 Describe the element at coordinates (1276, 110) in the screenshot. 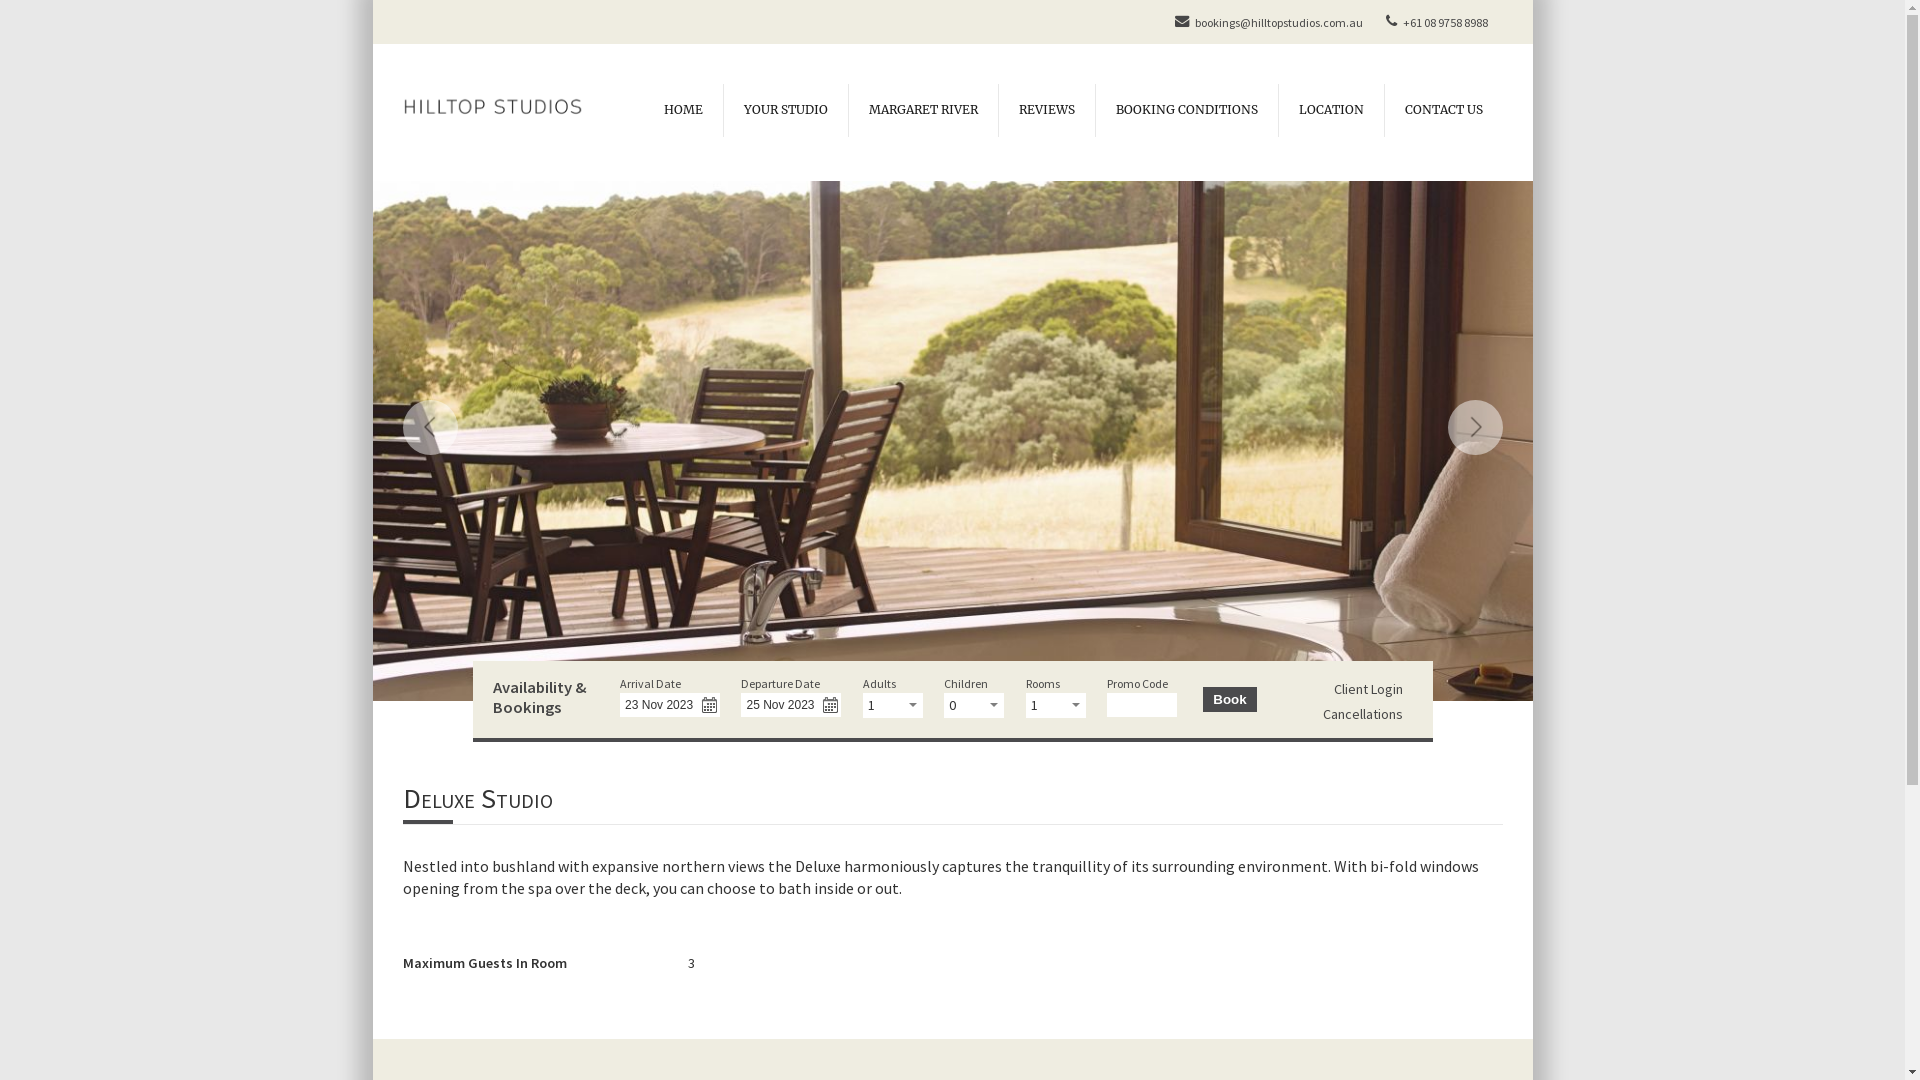

I see `'LOCATION'` at that location.